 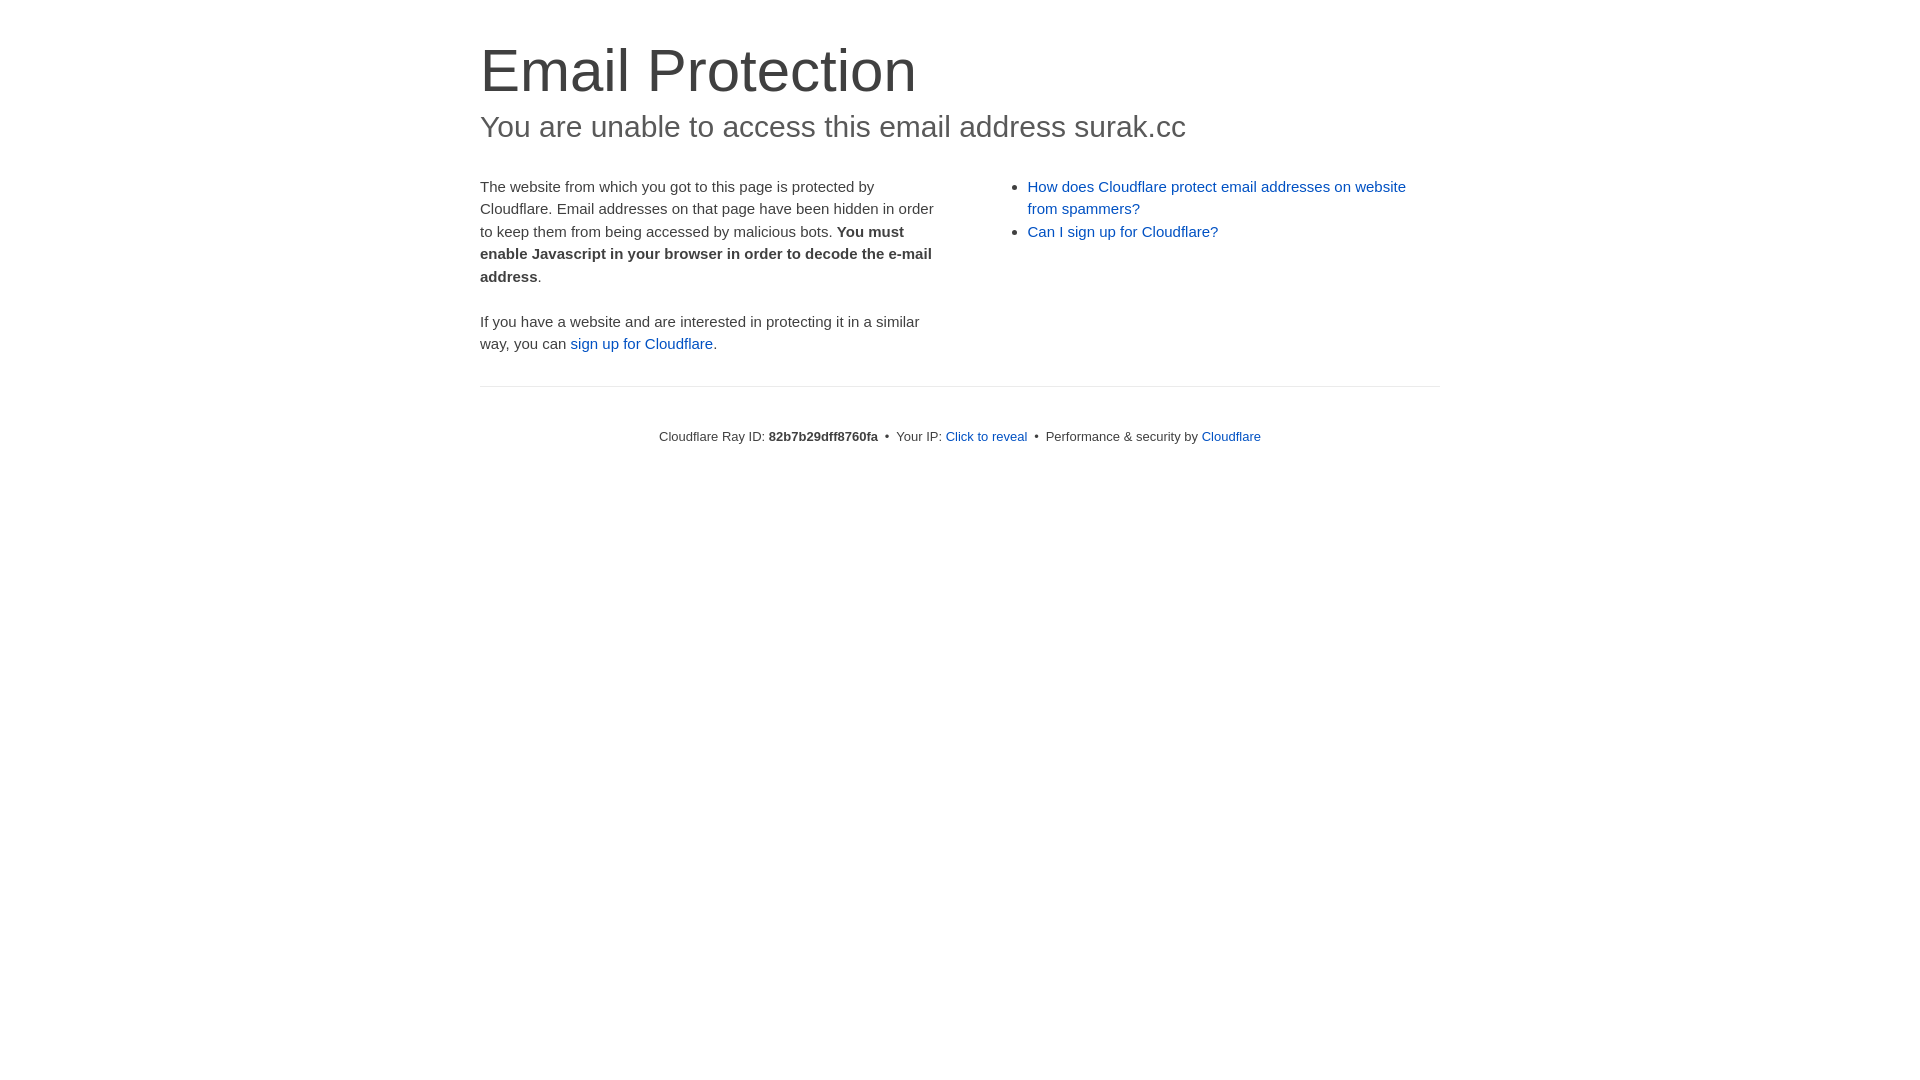 What do you see at coordinates (1123, 230) in the screenshot?
I see `'Can I sign up for Cloudflare?'` at bounding box center [1123, 230].